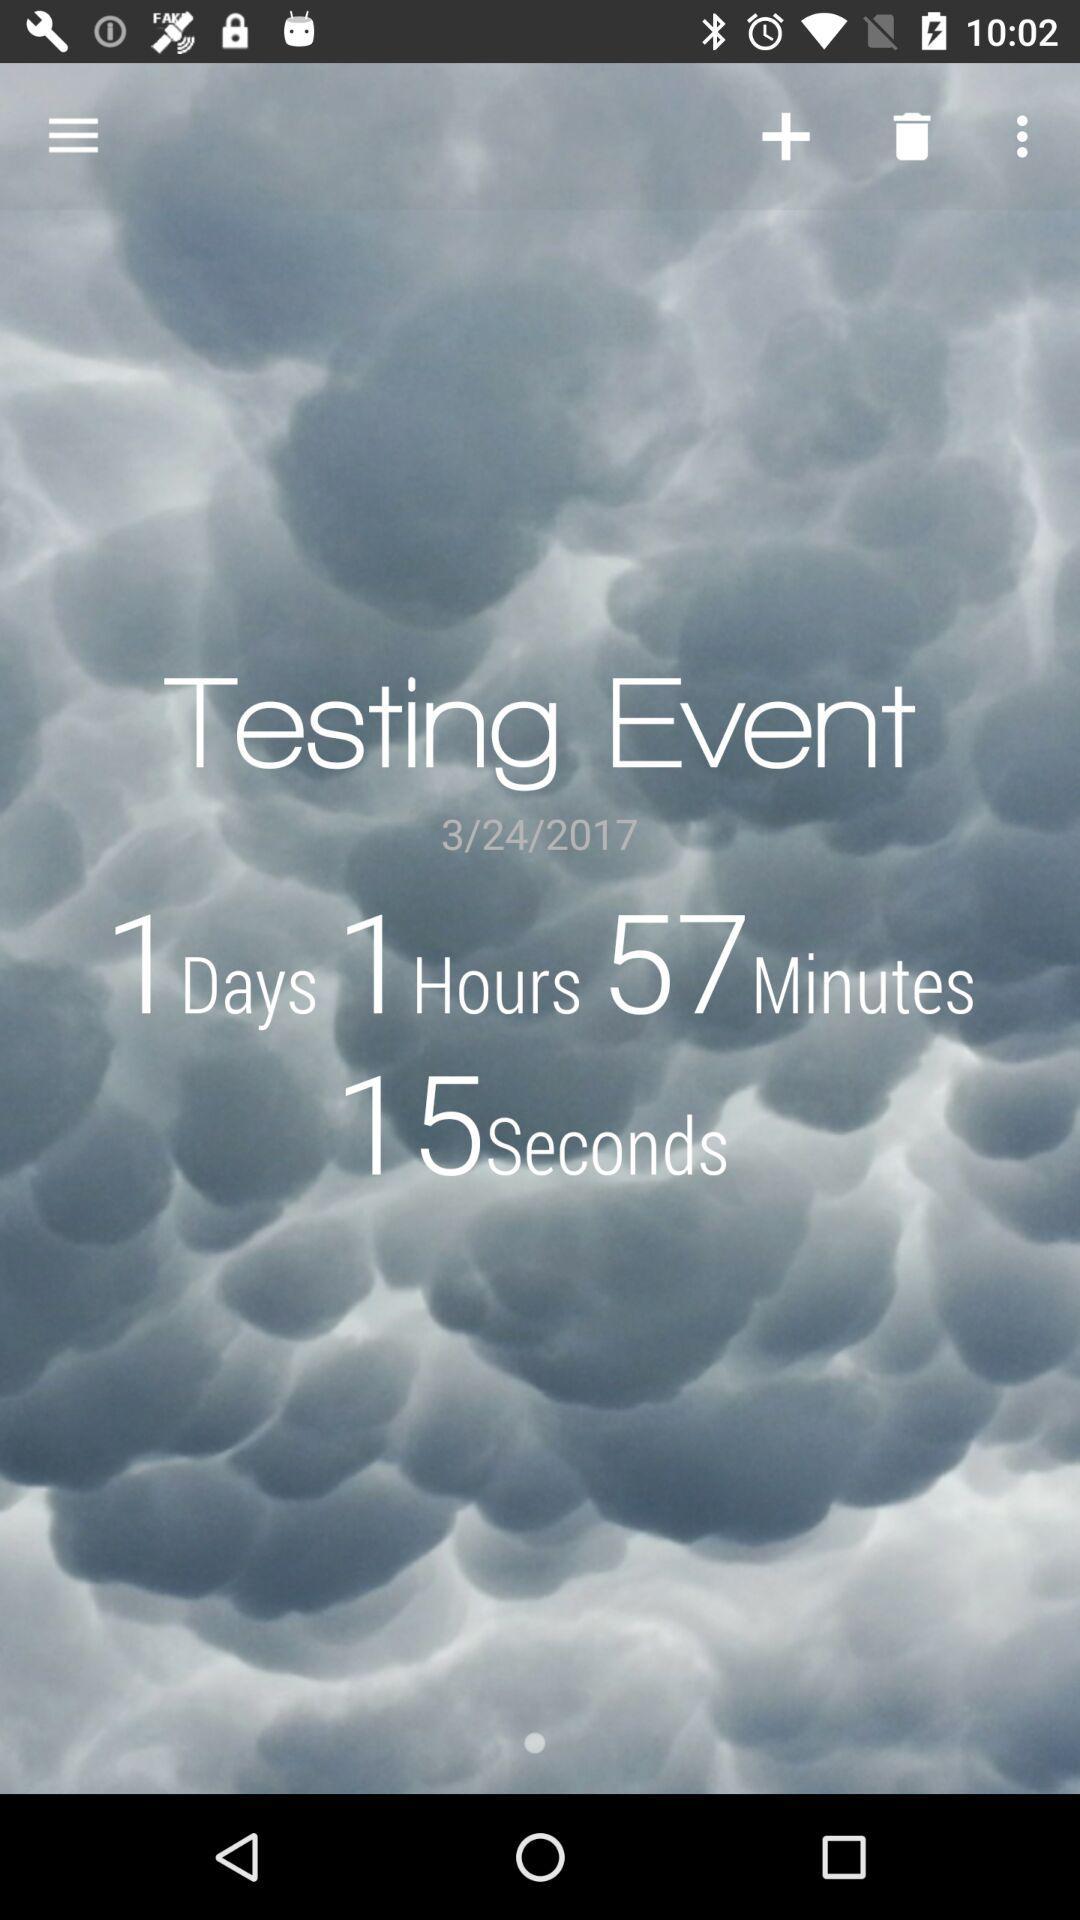 The width and height of the screenshot is (1080, 1920). Describe the element at coordinates (785, 135) in the screenshot. I see `the icon to the right of the testing event` at that location.